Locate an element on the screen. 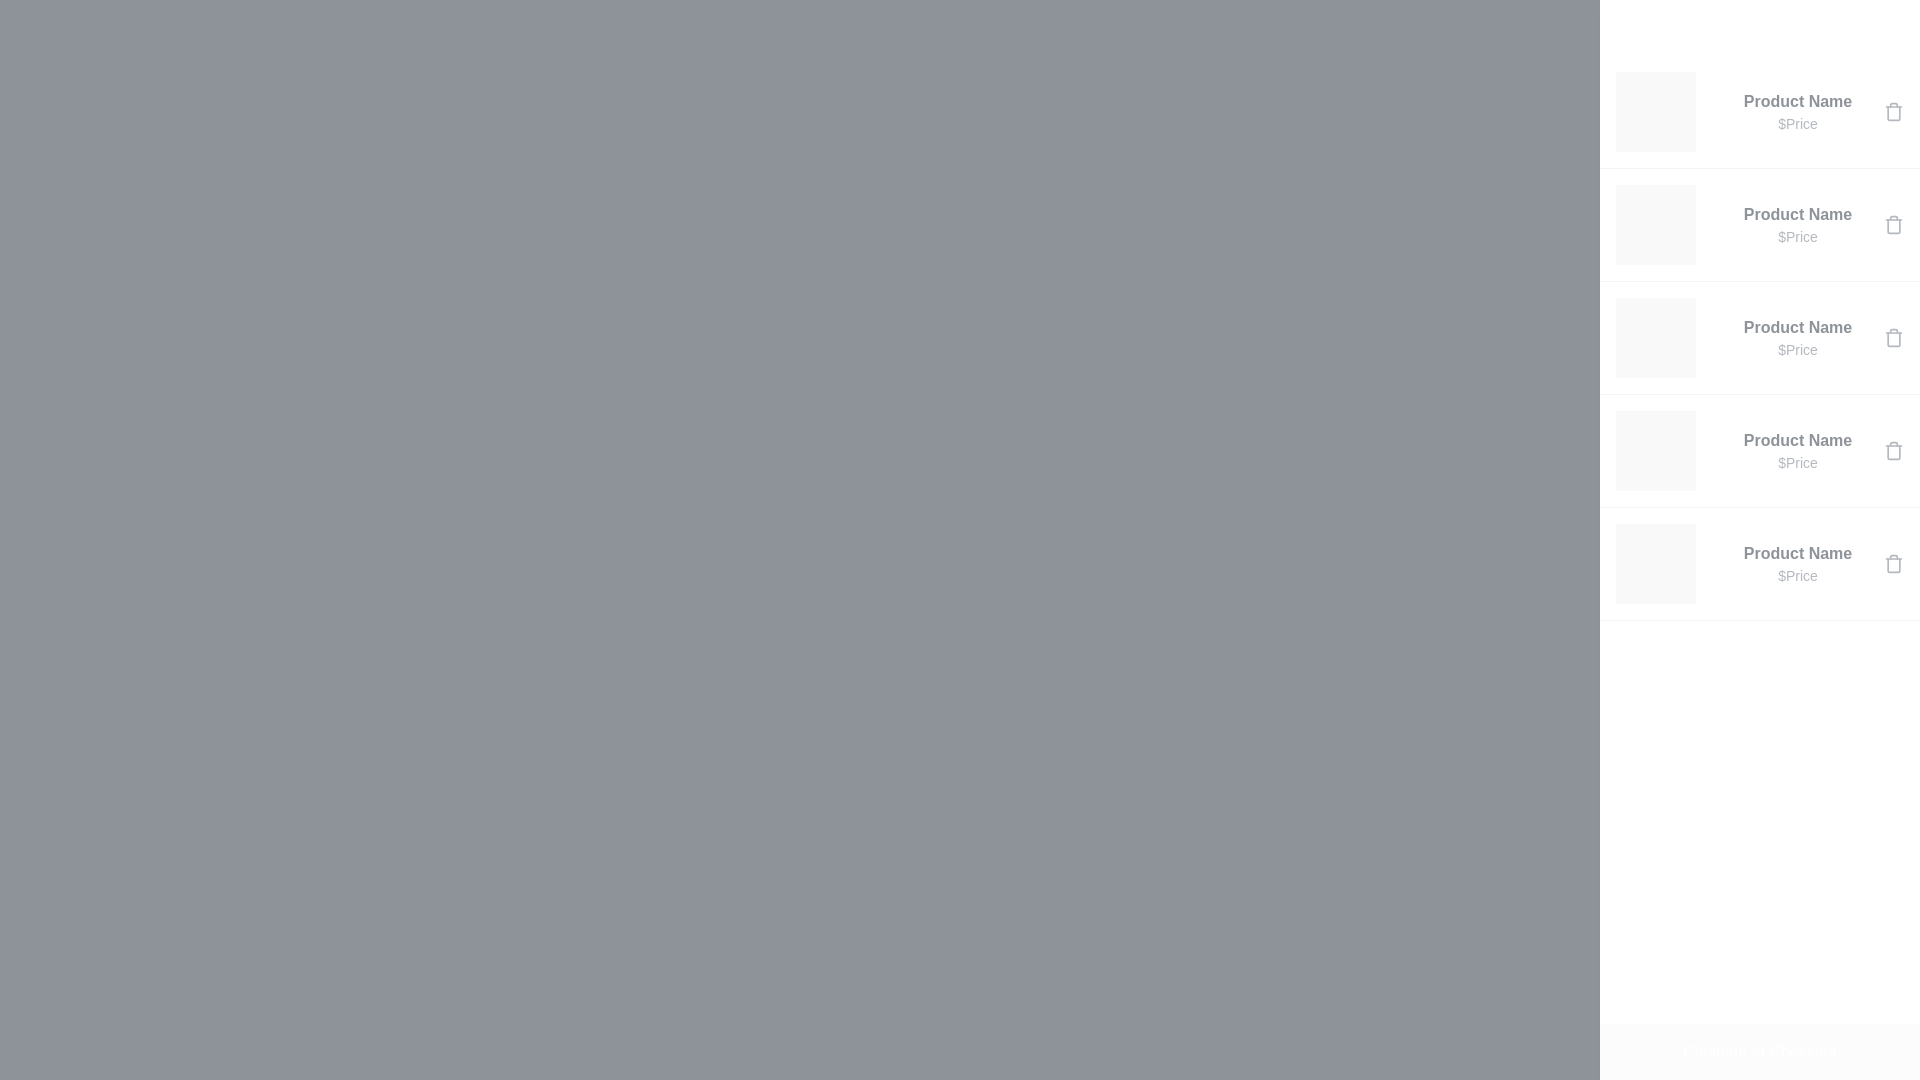 Image resolution: width=1920 pixels, height=1080 pixels. the Trash Icon Button, which is a gray outlined icon in the shape of a trash can, located at the far right of the product item information list is located at coordinates (1893, 451).